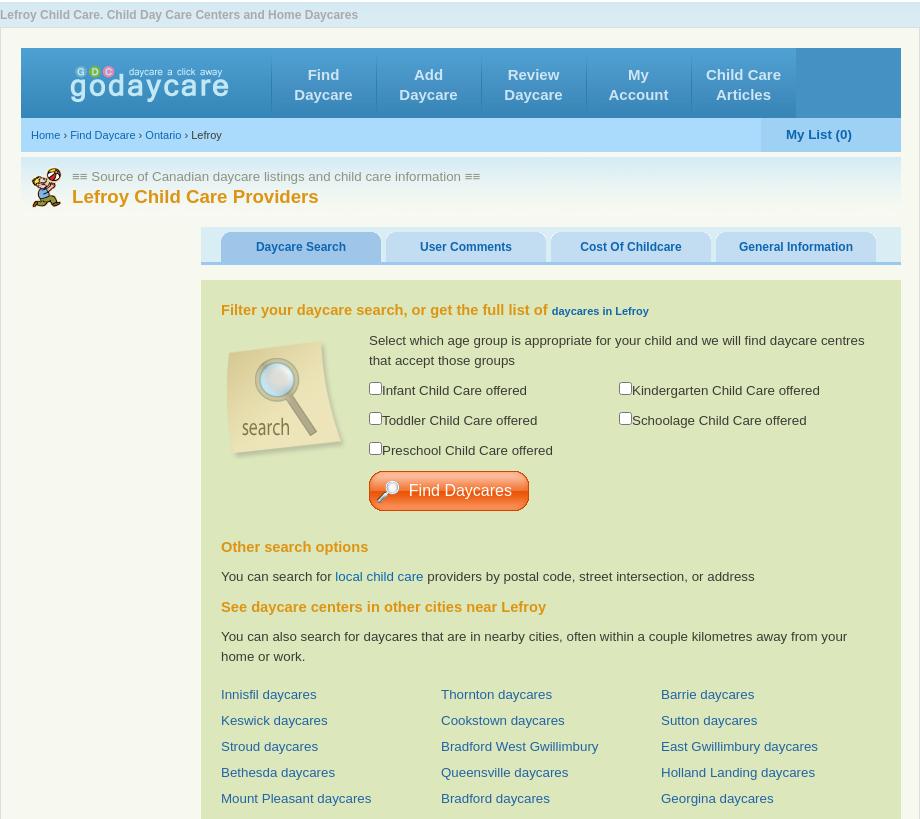  I want to click on 'Yahoo', so click(770, 73).